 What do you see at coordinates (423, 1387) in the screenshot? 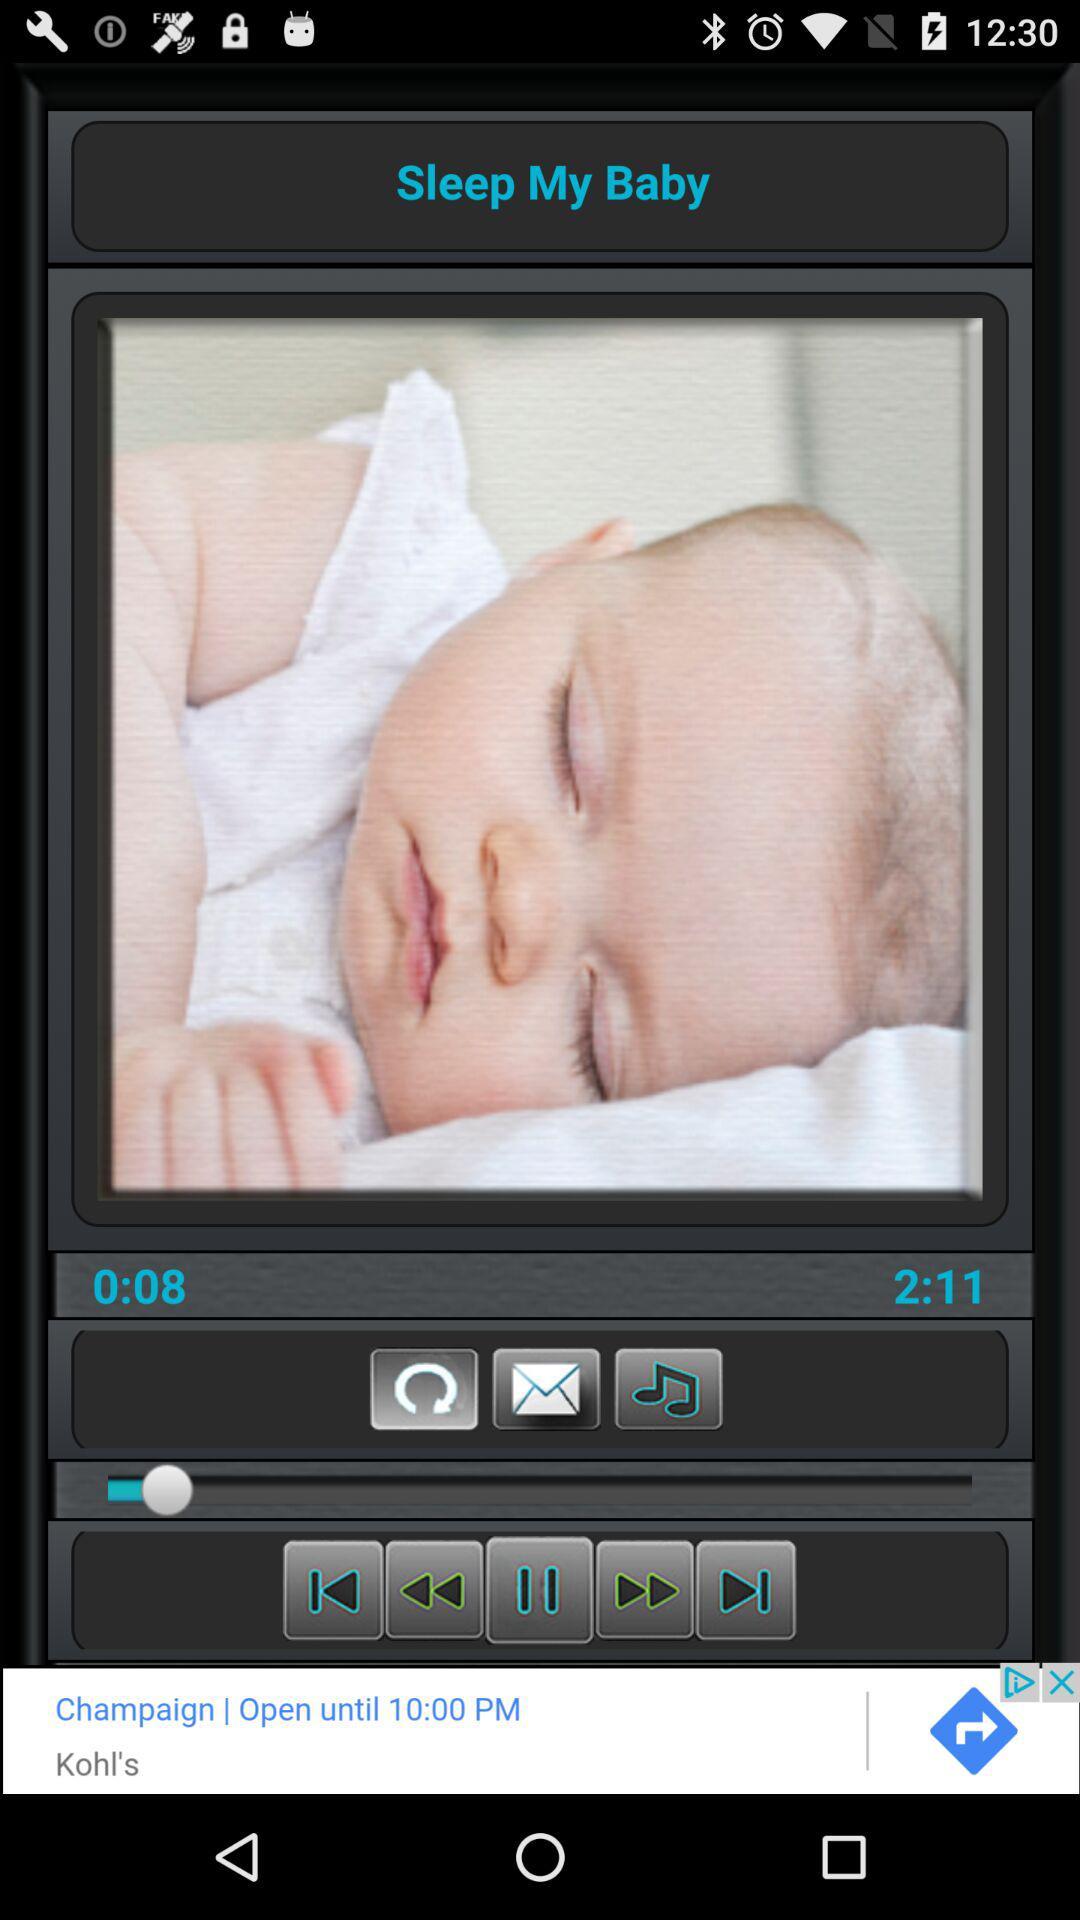
I see `go back` at bounding box center [423, 1387].